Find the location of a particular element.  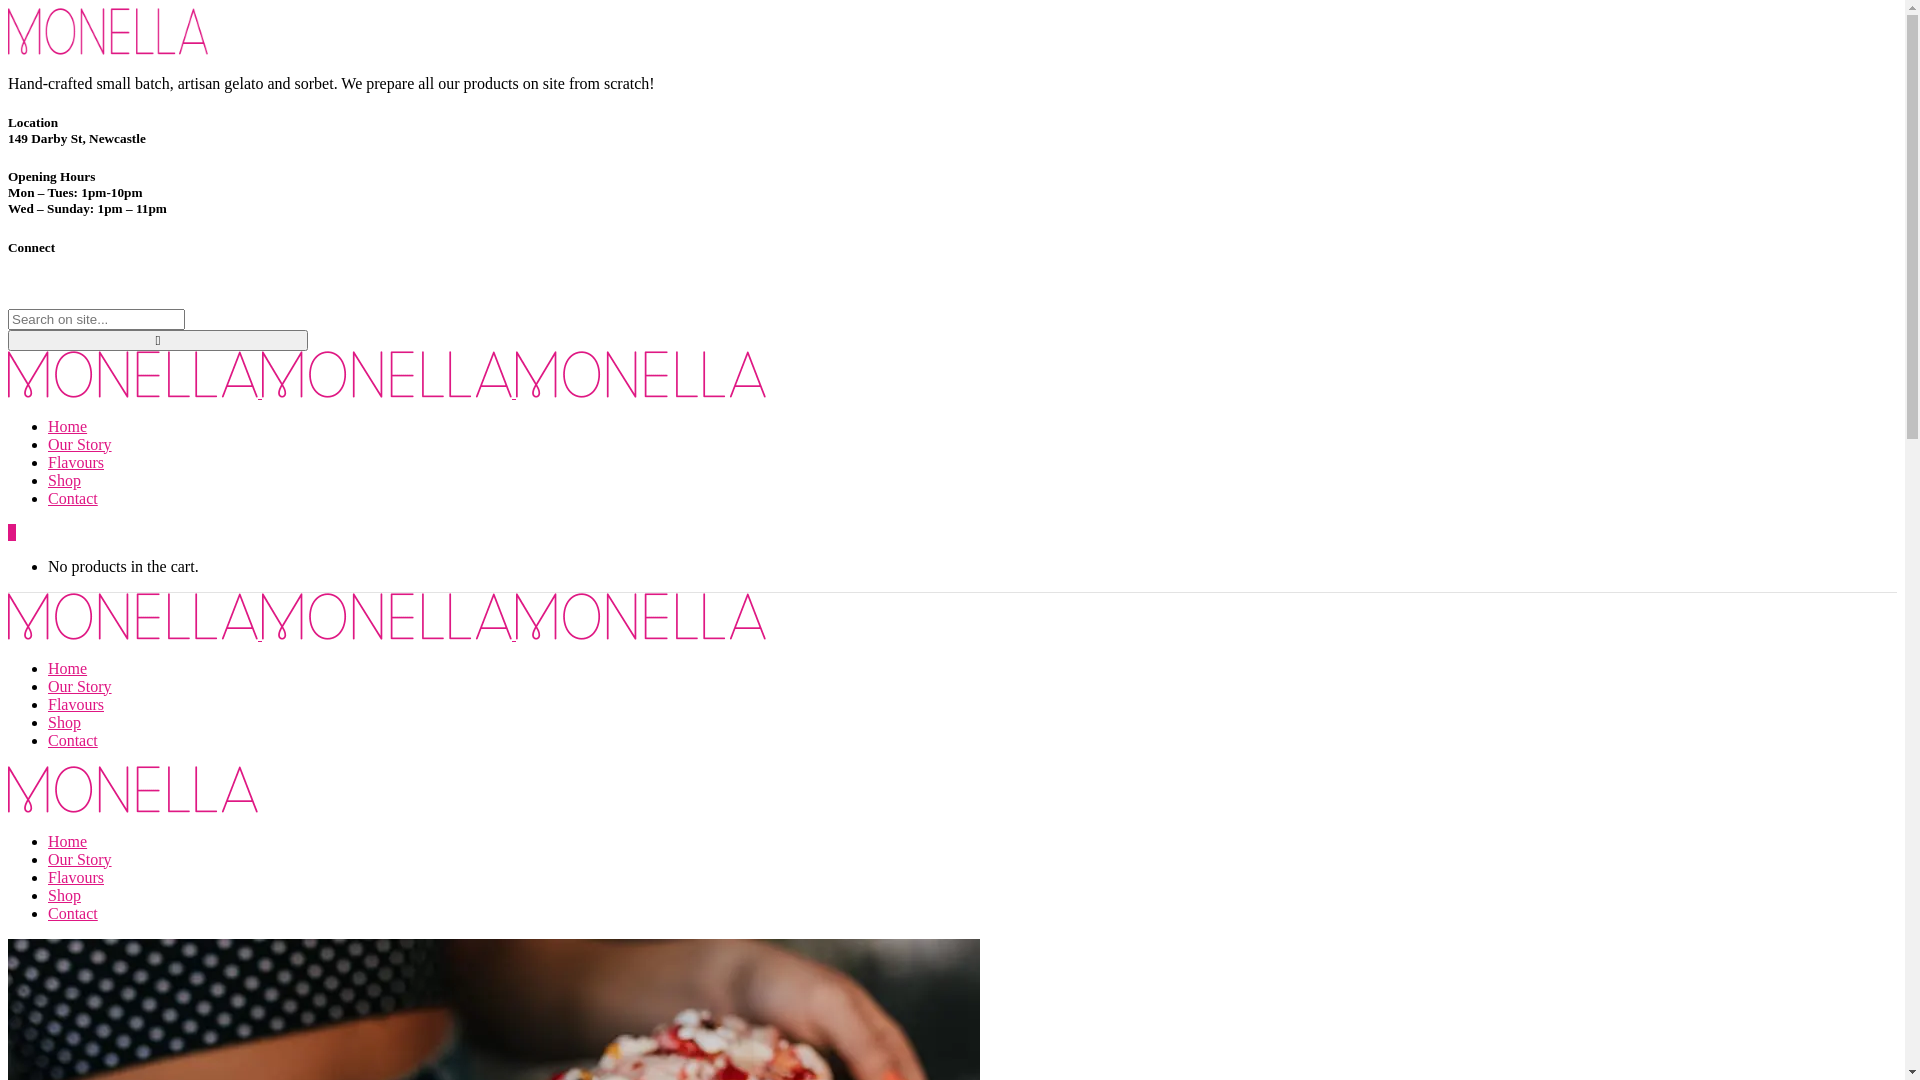

'0' is located at coordinates (12, 531).